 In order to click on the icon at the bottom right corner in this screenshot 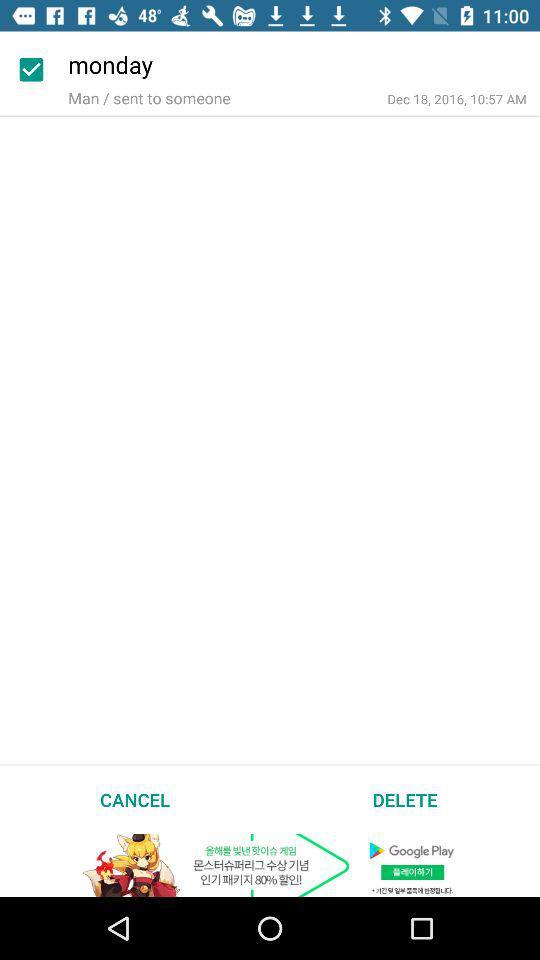, I will do `click(405, 799)`.